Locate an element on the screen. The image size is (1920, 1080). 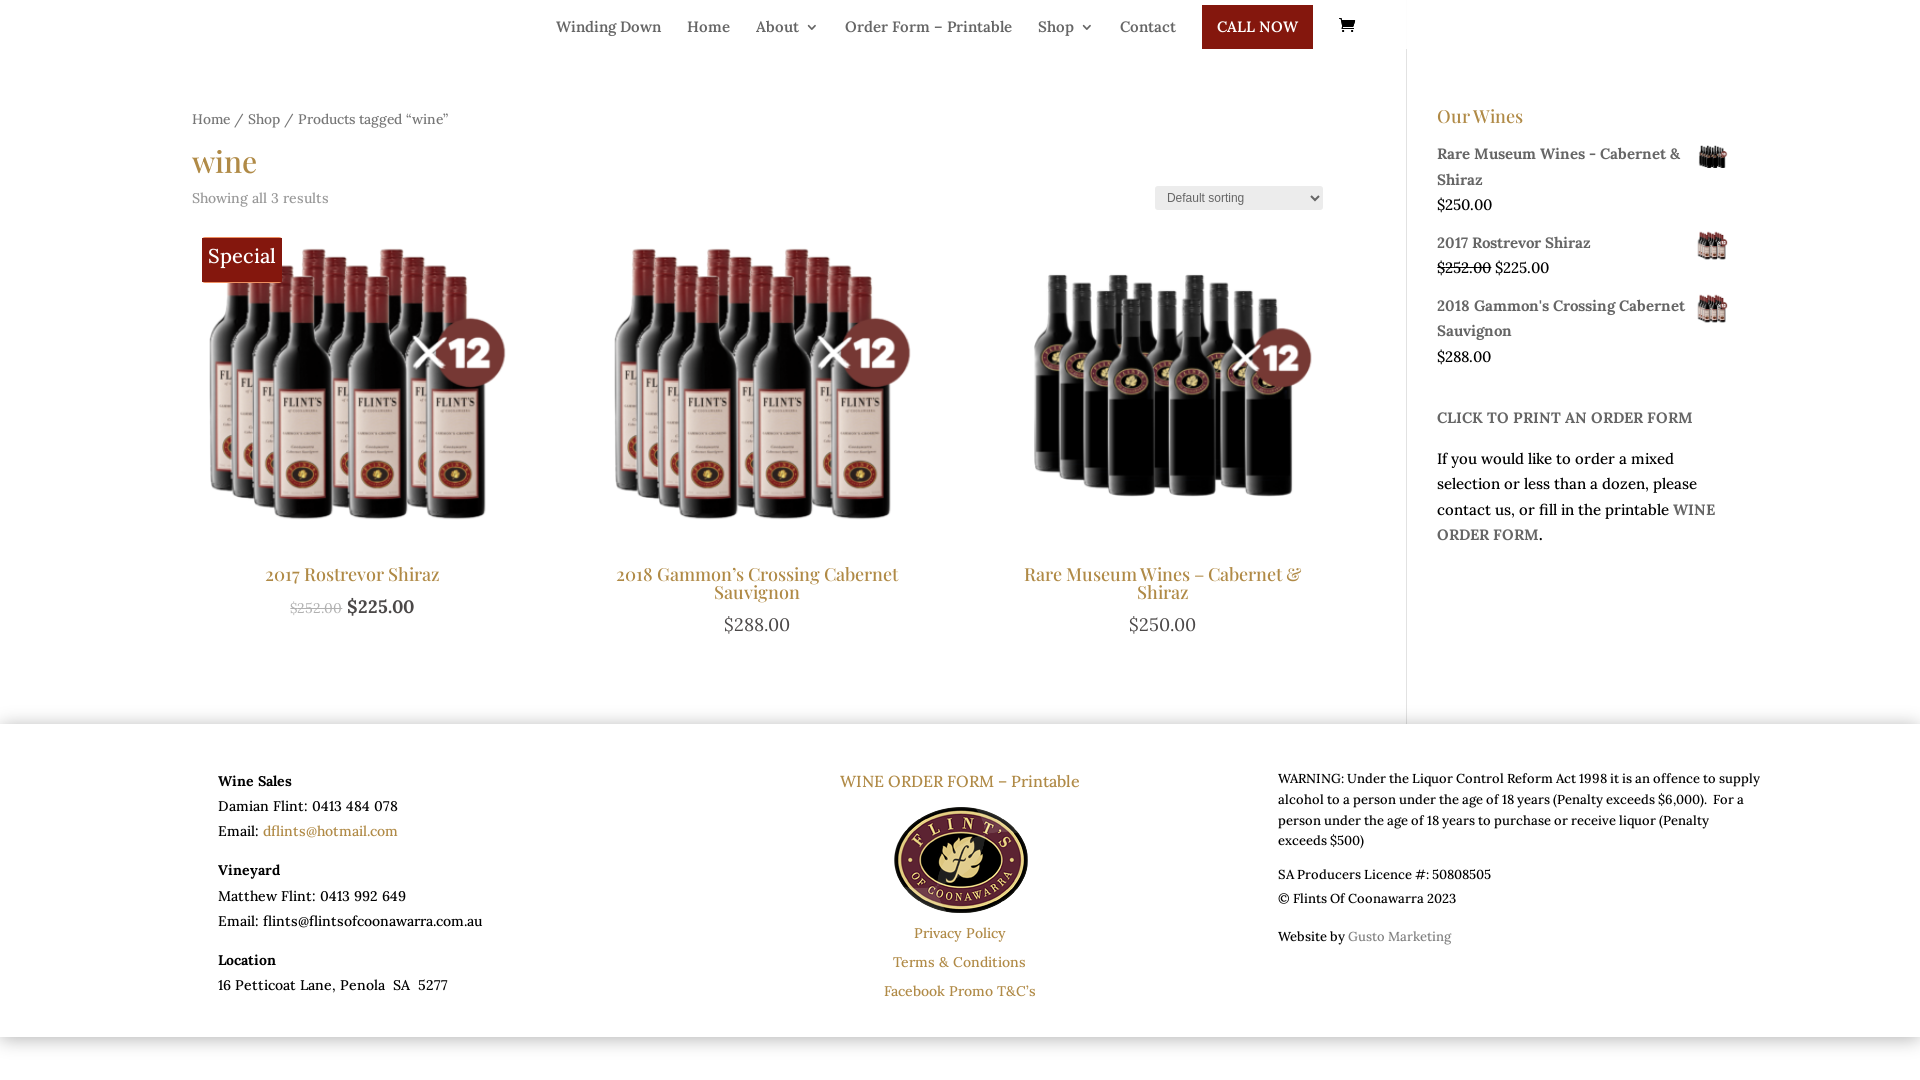
'Winding Down' is located at coordinates (607, 29).